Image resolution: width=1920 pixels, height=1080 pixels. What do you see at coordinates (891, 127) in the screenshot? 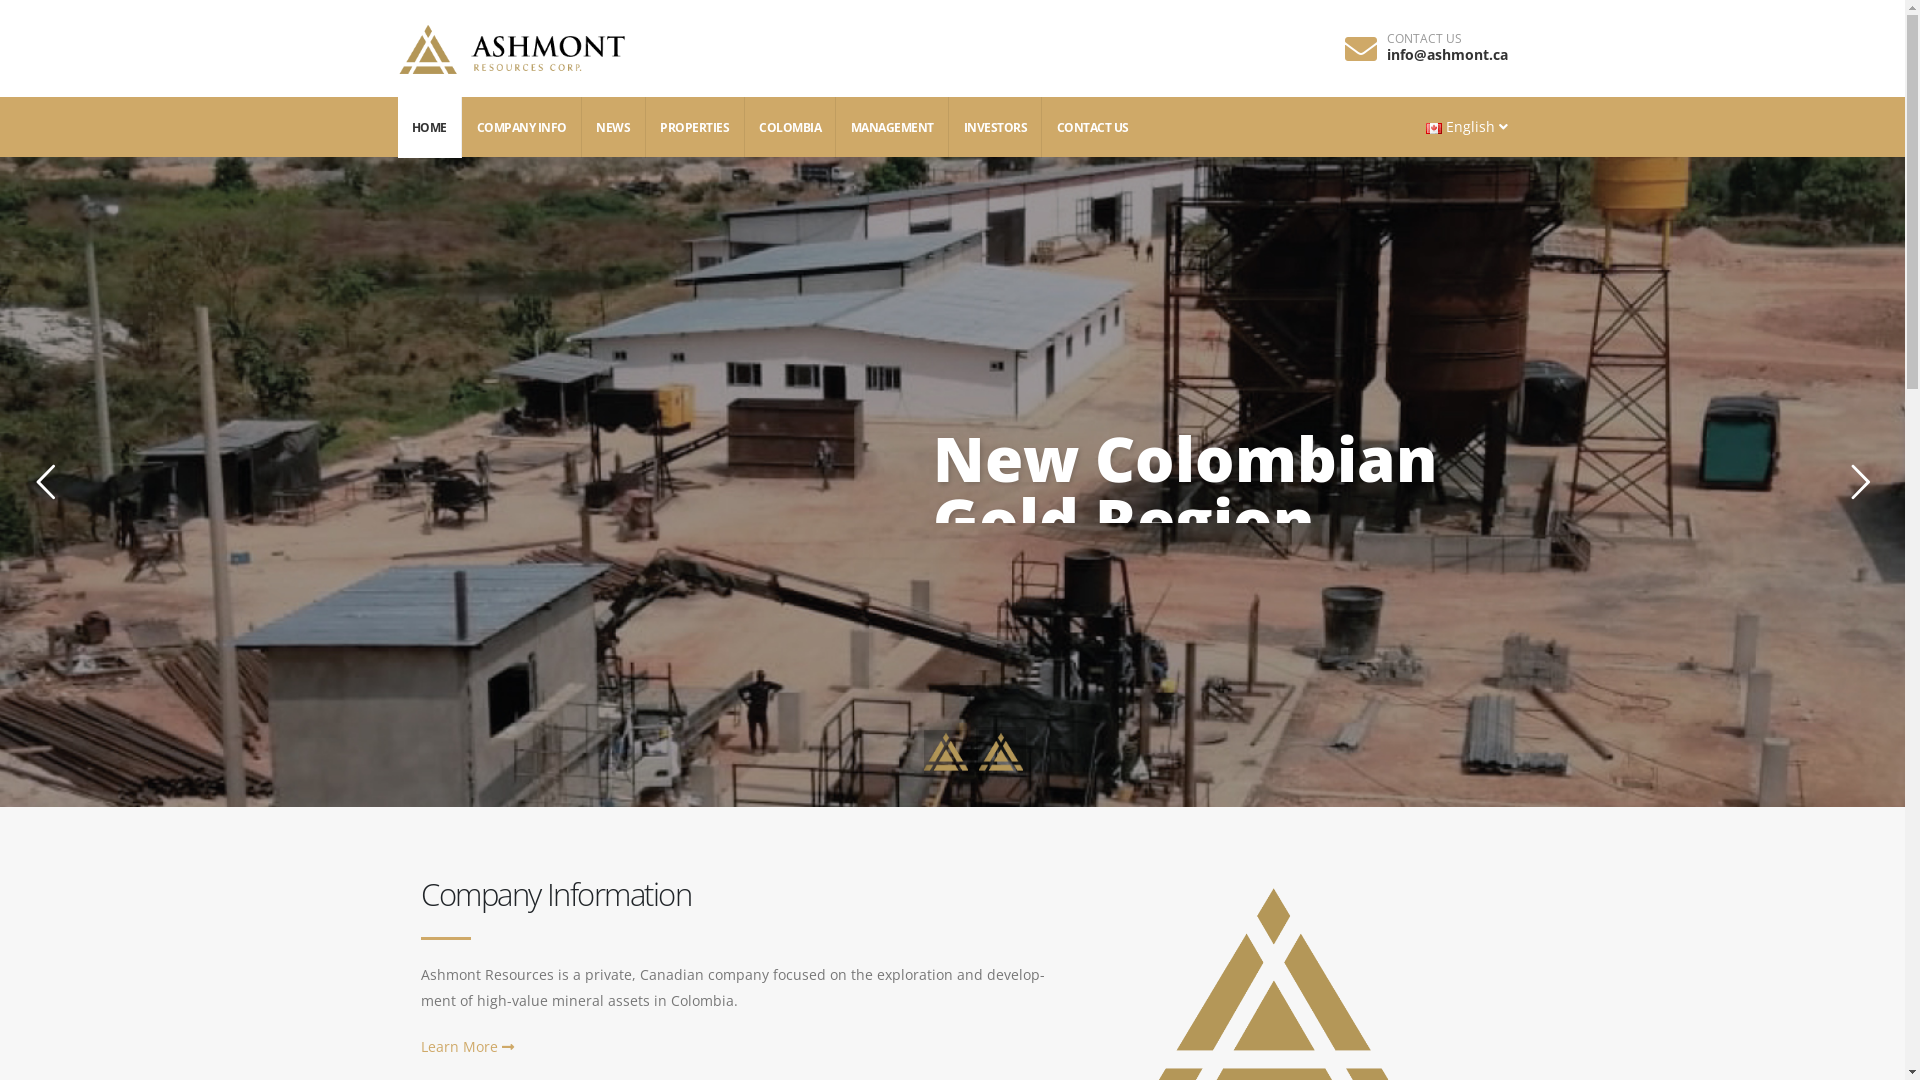
I see `'MANAGEMENT'` at bounding box center [891, 127].